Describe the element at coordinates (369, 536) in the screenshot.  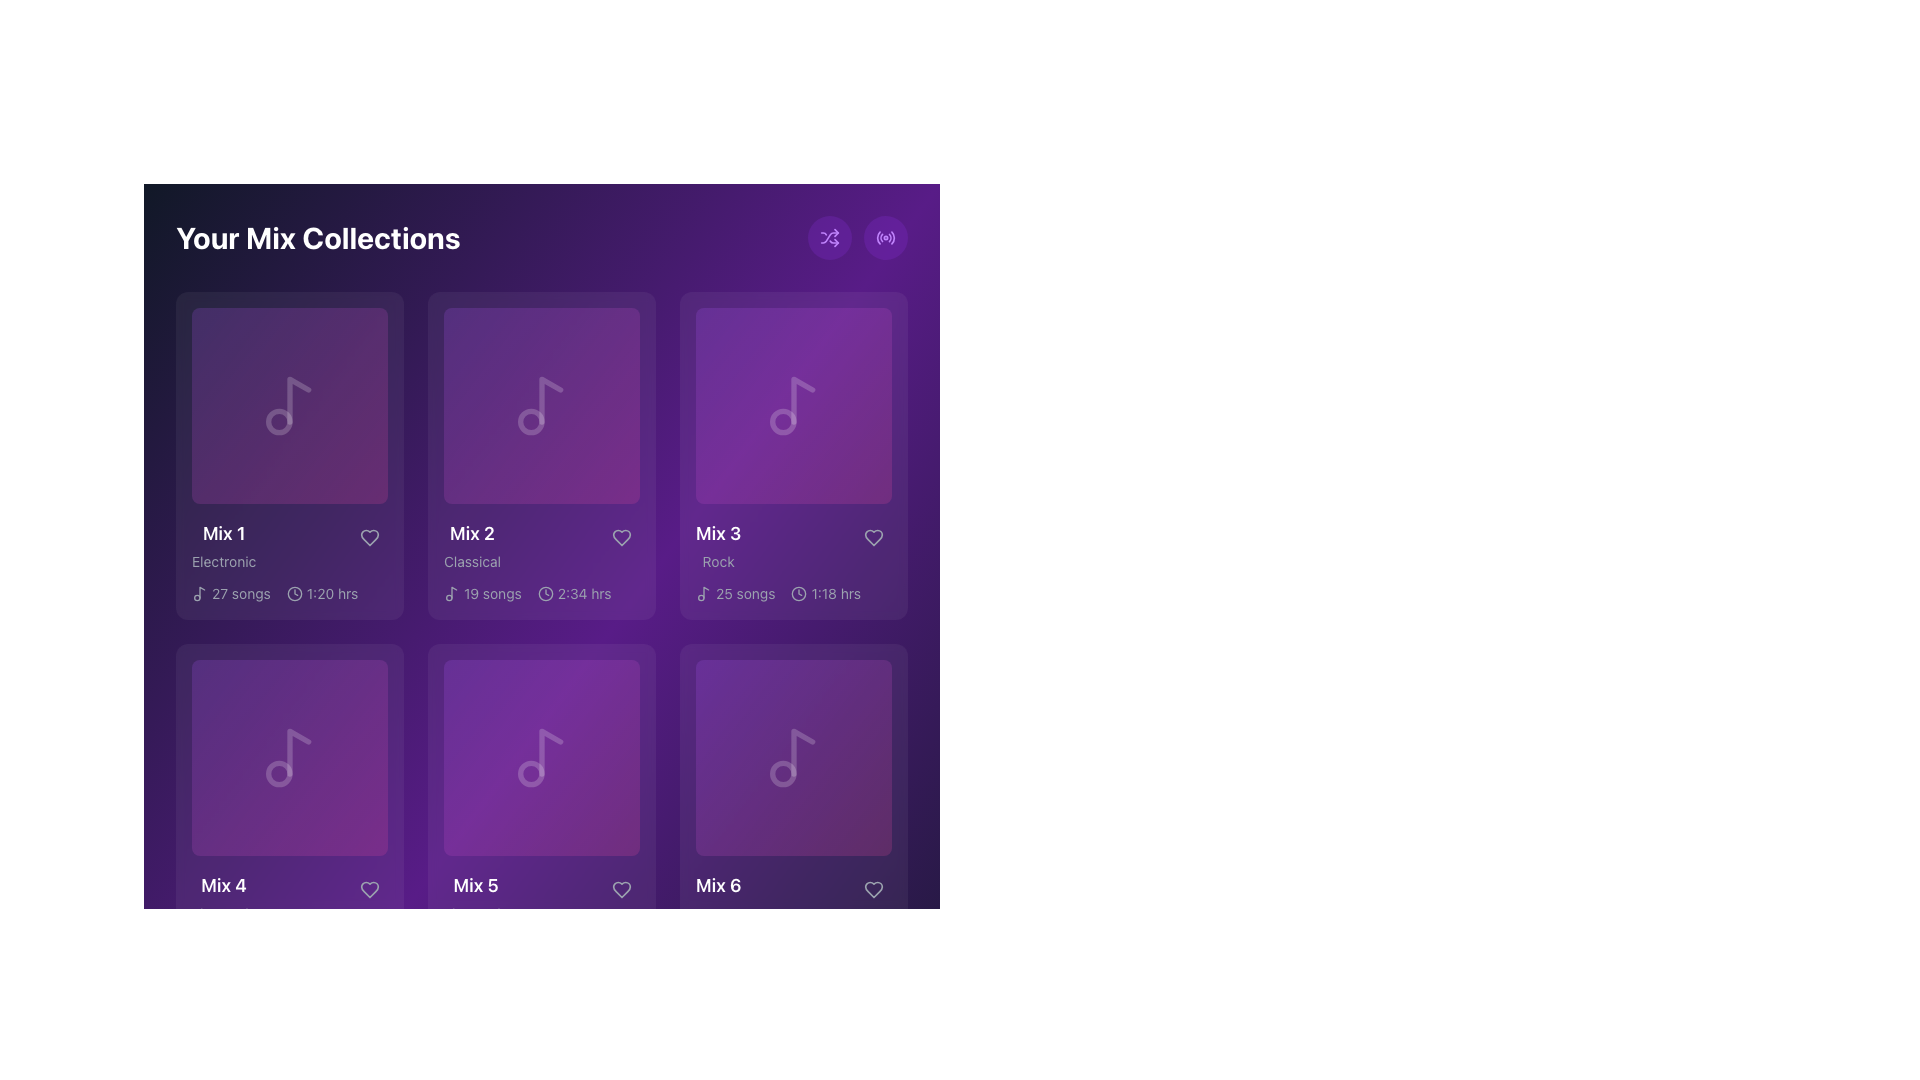
I see `the heart-shaped icon button styled as an icon located in the 'Your Mix Collections' section, next to the 'Mix 1' text` at that location.